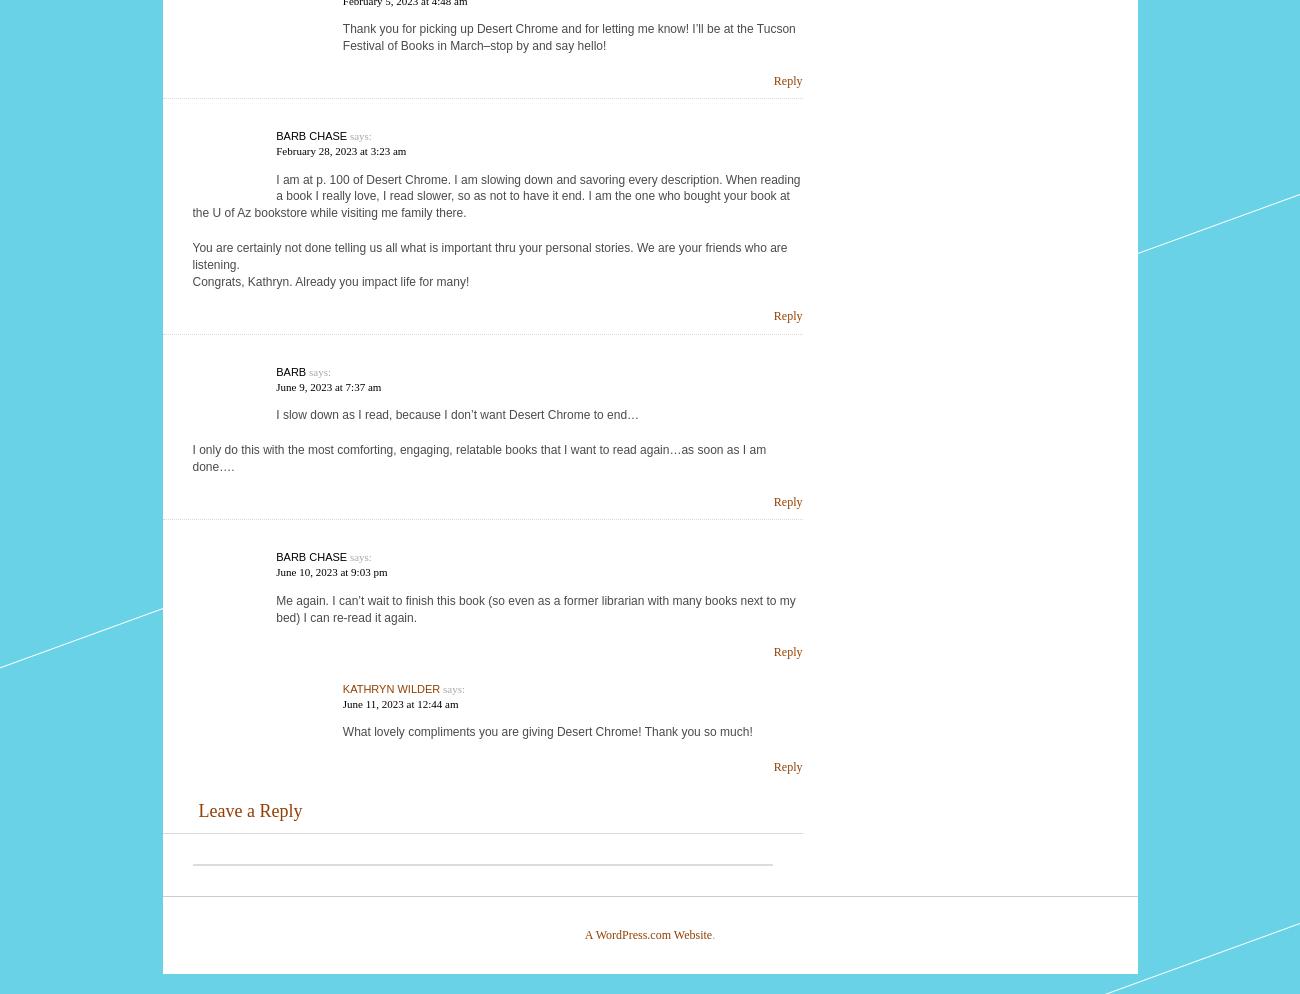 The width and height of the screenshot is (1300, 994). I want to click on 'A WordPress.com Website', so click(648, 934).